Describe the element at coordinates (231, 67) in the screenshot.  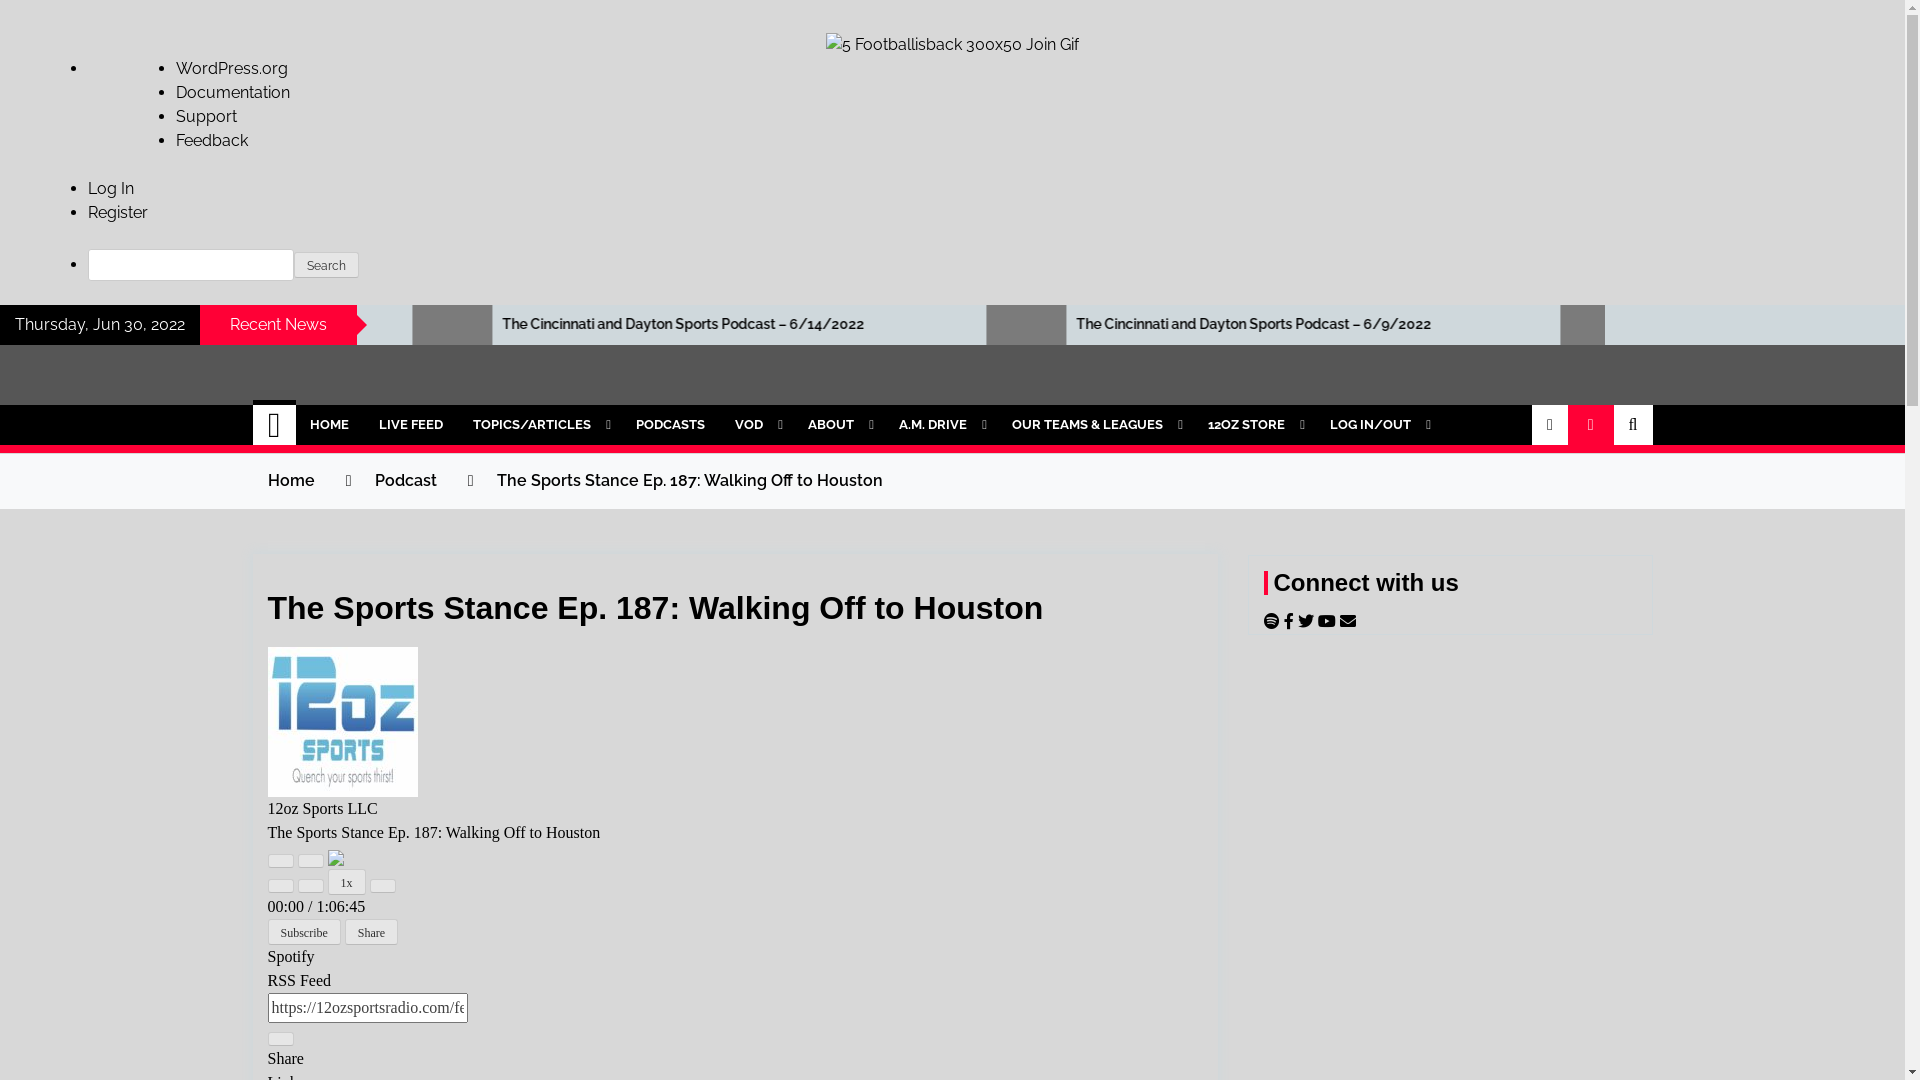
I see `'WordPress.org'` at that location.